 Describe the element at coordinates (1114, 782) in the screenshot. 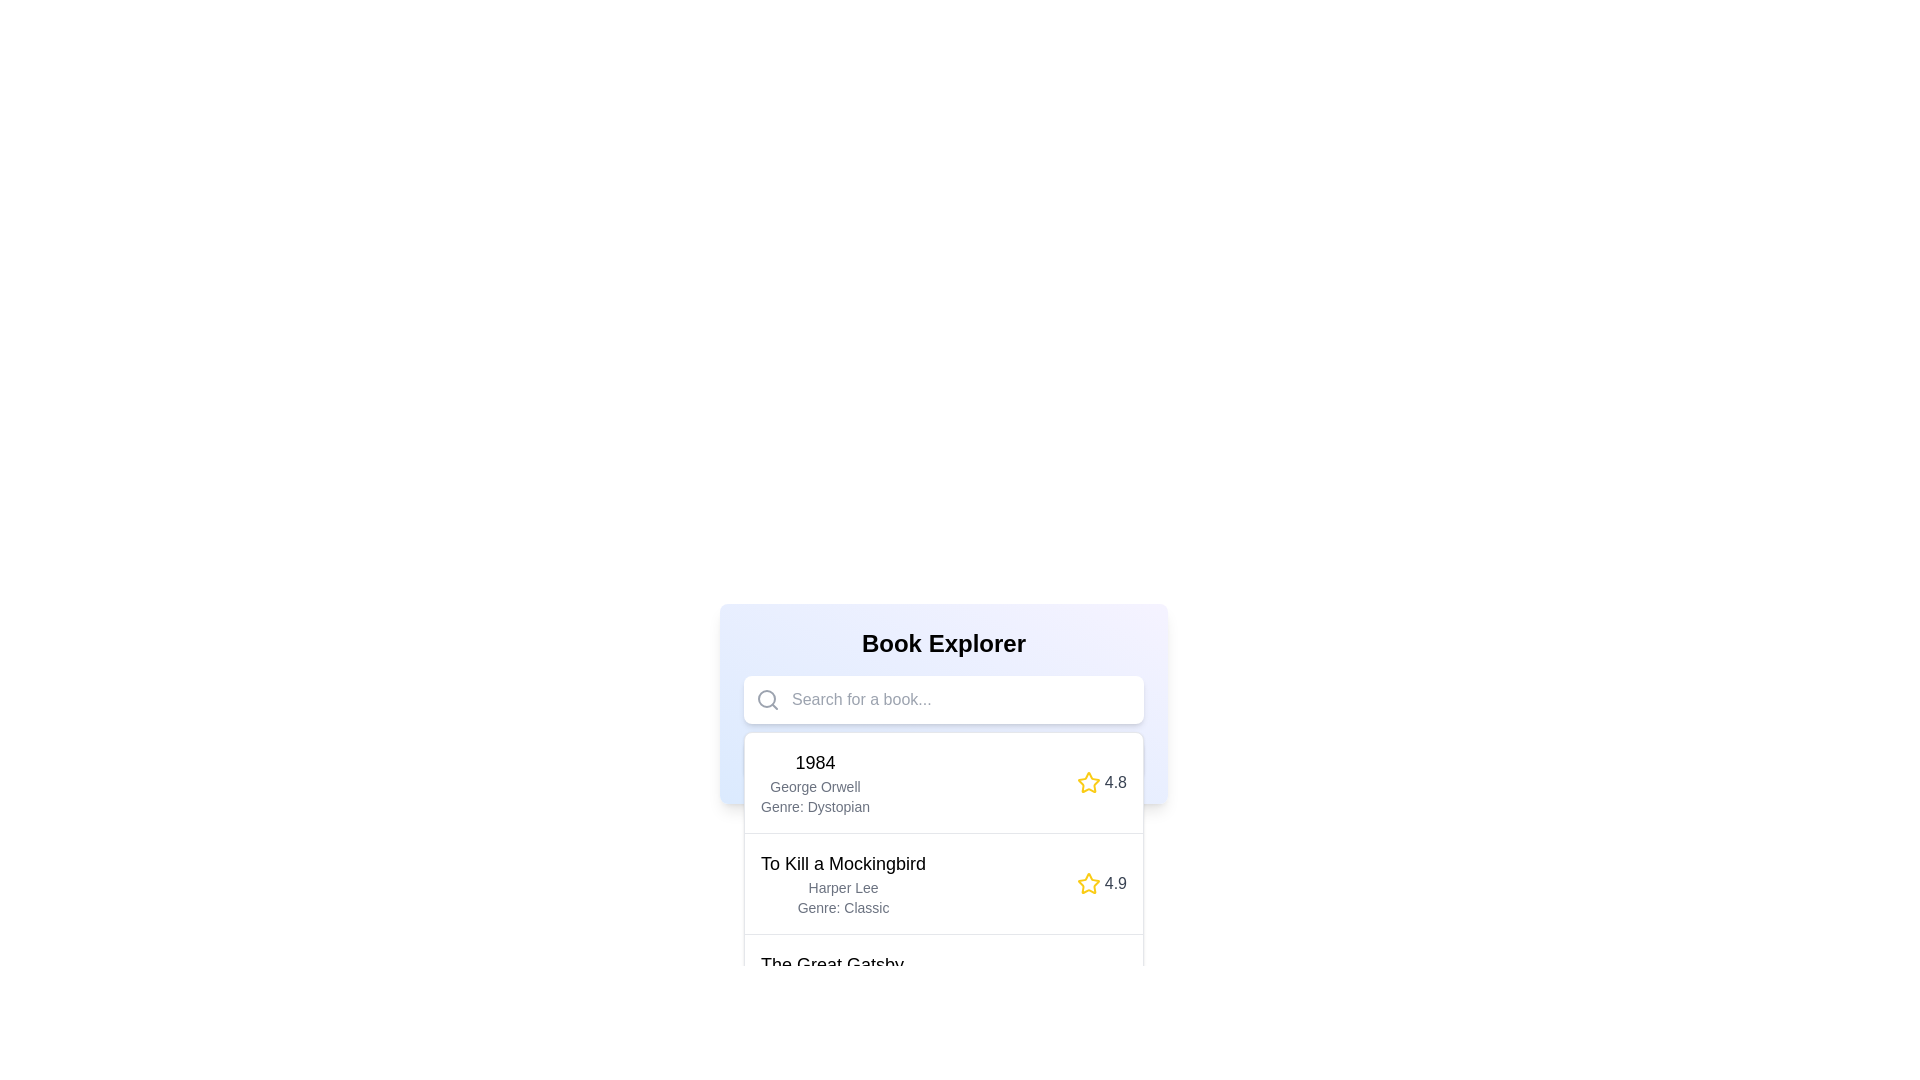

I see `the text label displaying the rating for the book '1984' in the 'Book Explorer' application` at that location.